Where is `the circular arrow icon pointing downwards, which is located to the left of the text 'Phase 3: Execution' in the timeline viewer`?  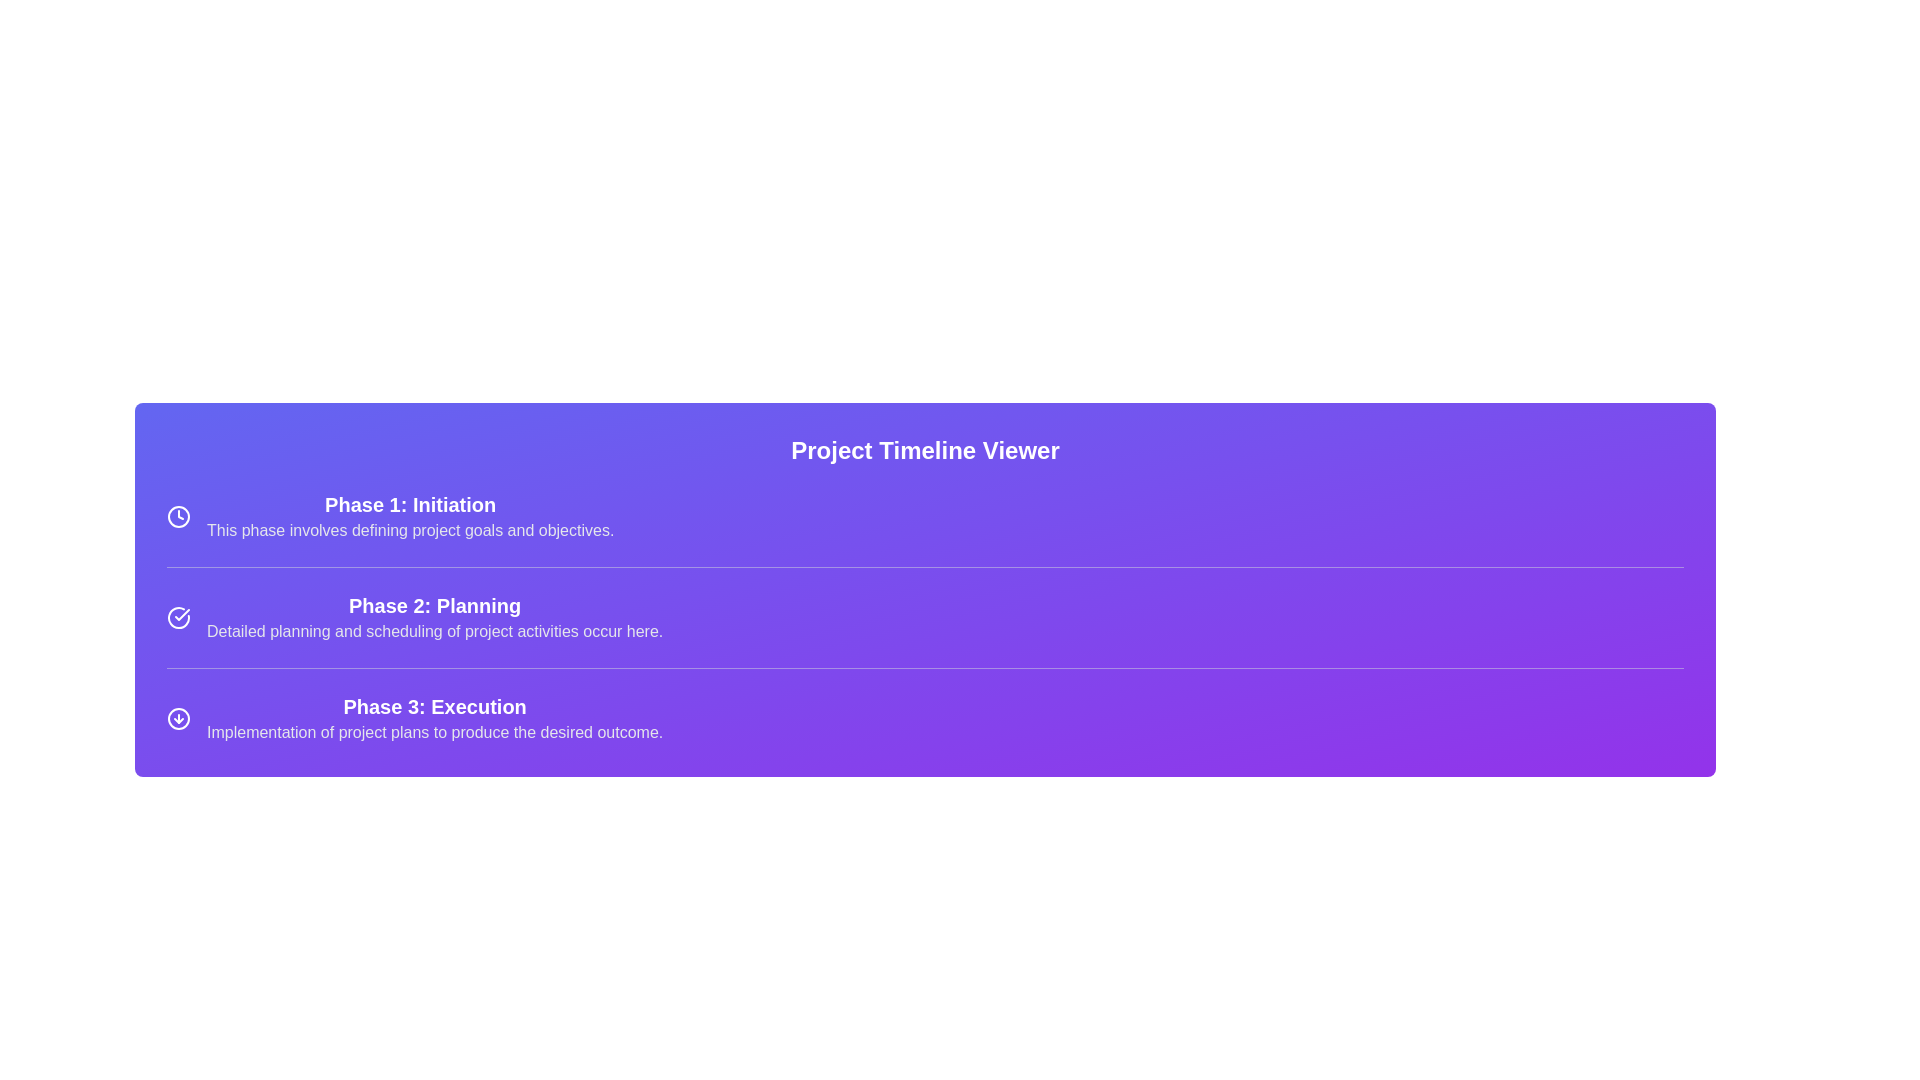 the circular arrow icon pointing downwards, which is located to the left of the text 'Phase 3: Execution' in the timeline viewer is located at coordinates (178, 717).